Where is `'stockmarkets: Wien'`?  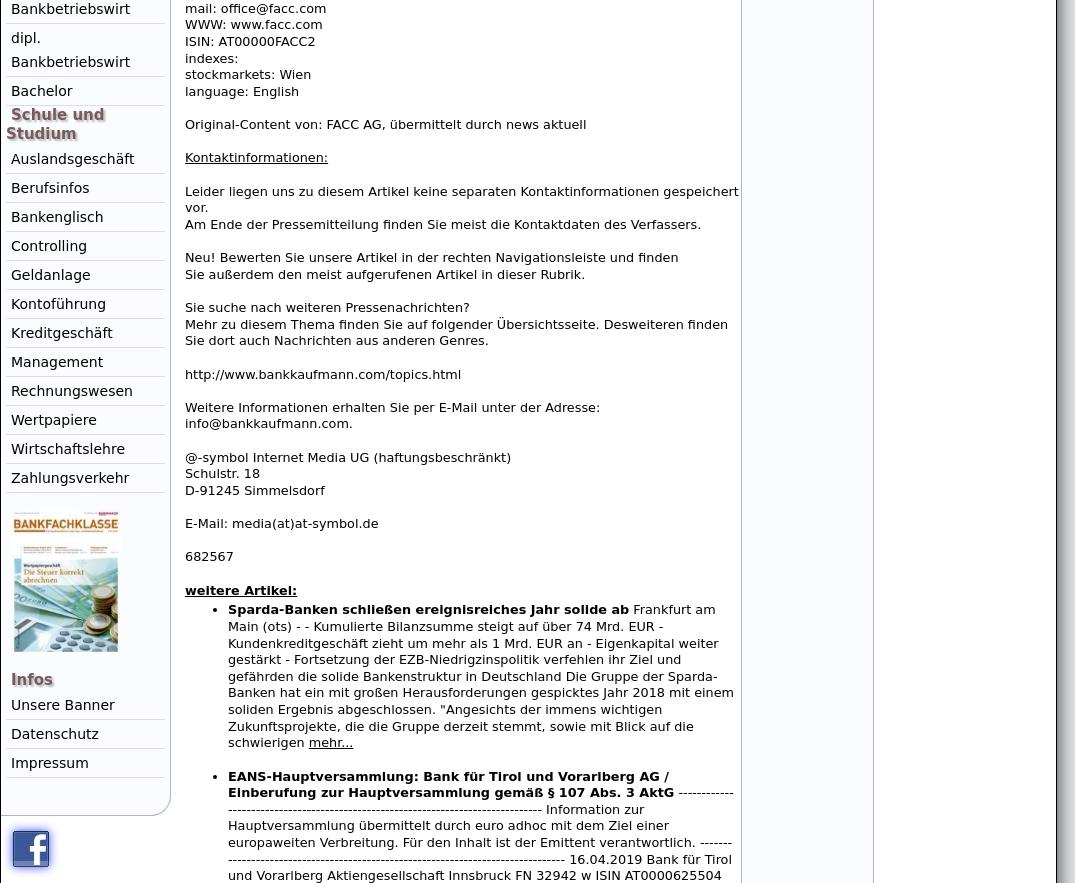
'stockmarkets: Wien' is located at coordinates (248, 74).